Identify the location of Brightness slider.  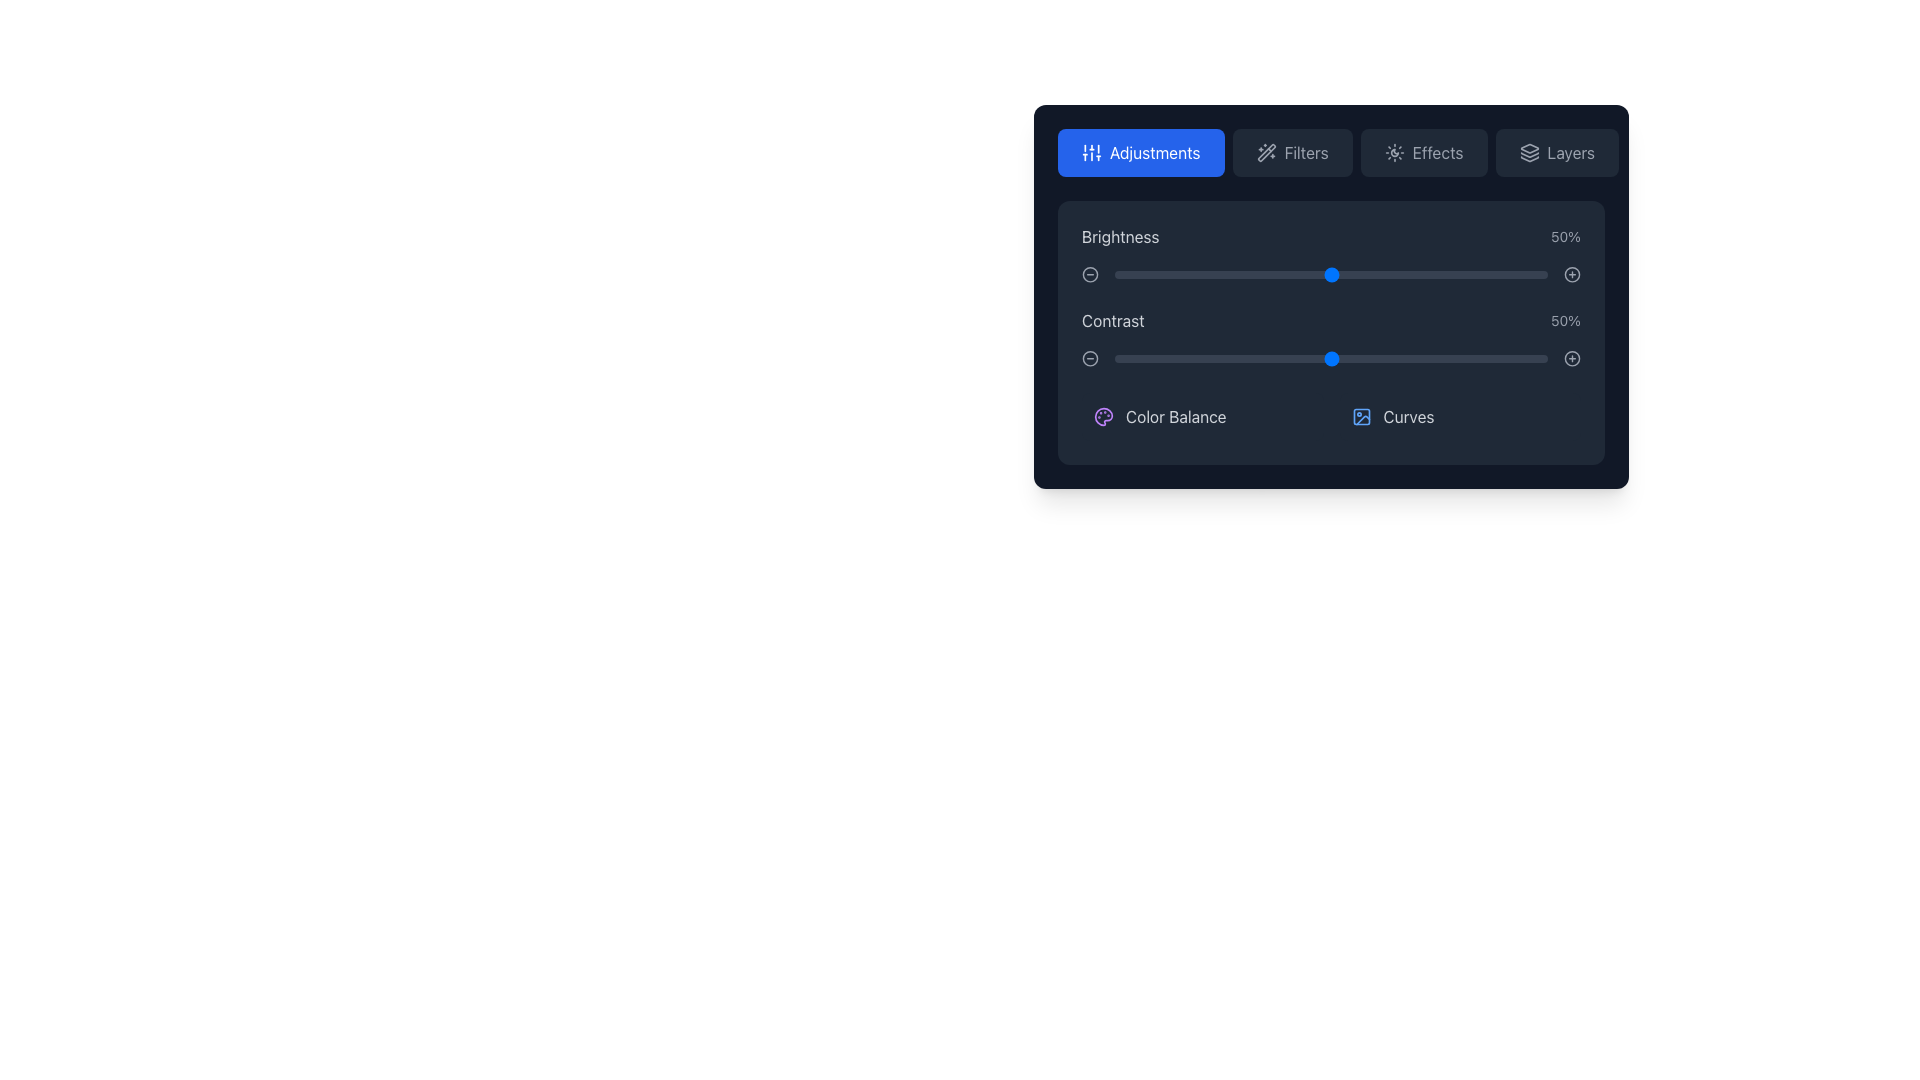
(1123, 274).